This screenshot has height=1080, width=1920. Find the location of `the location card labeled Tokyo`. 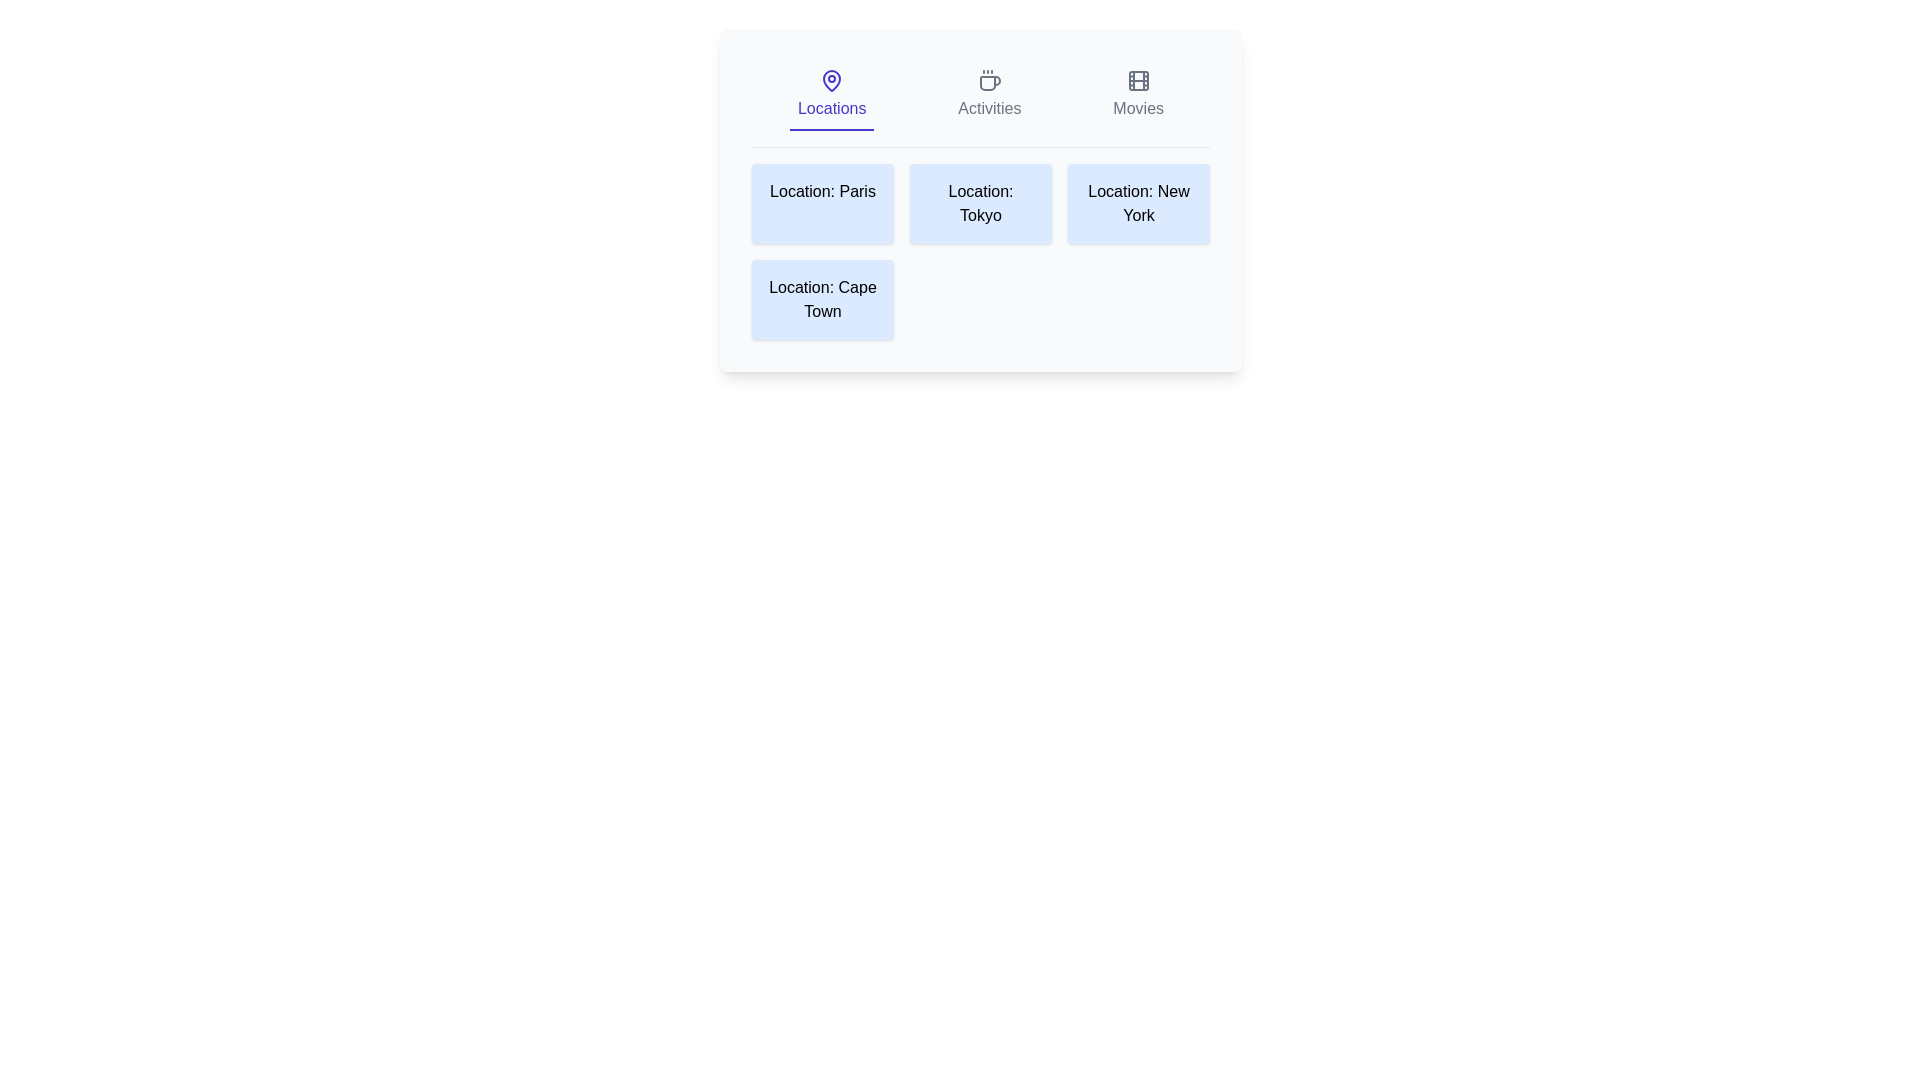

the location card labeled Tokyo is located at coordinates (980, 204).